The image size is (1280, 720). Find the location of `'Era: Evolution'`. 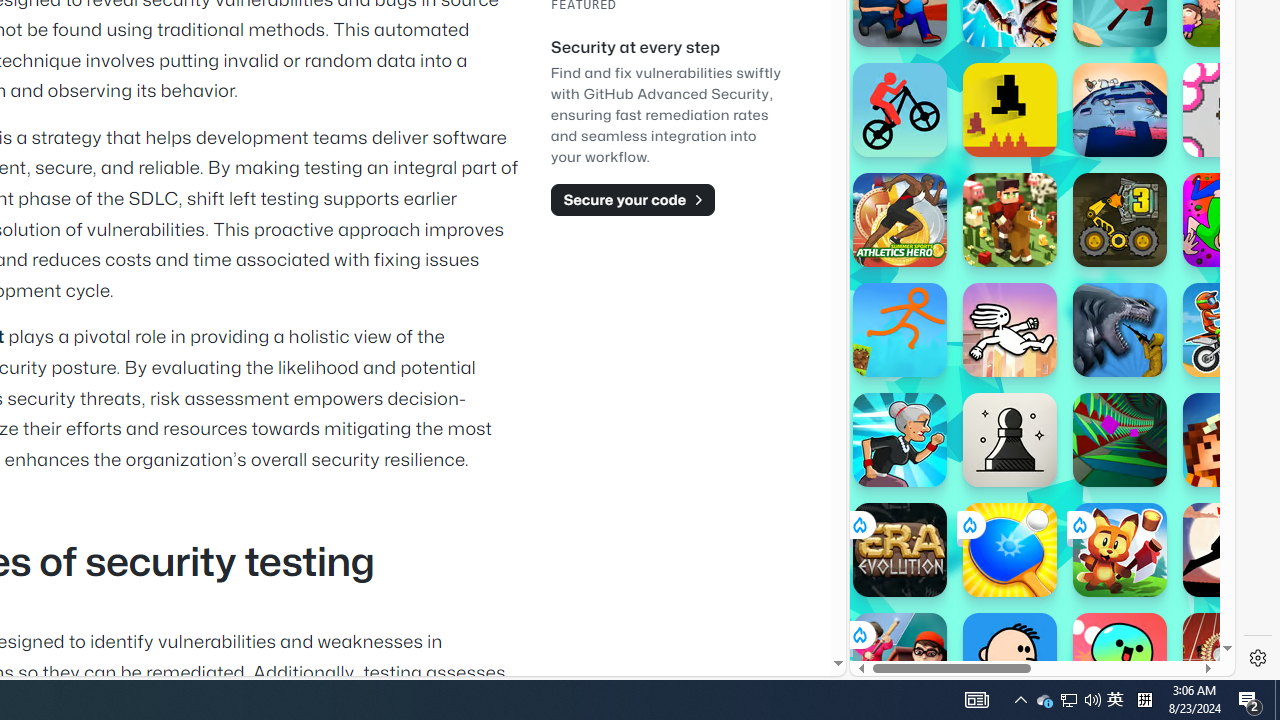

'Era: Evolution' is located at coordinates (898, 550).